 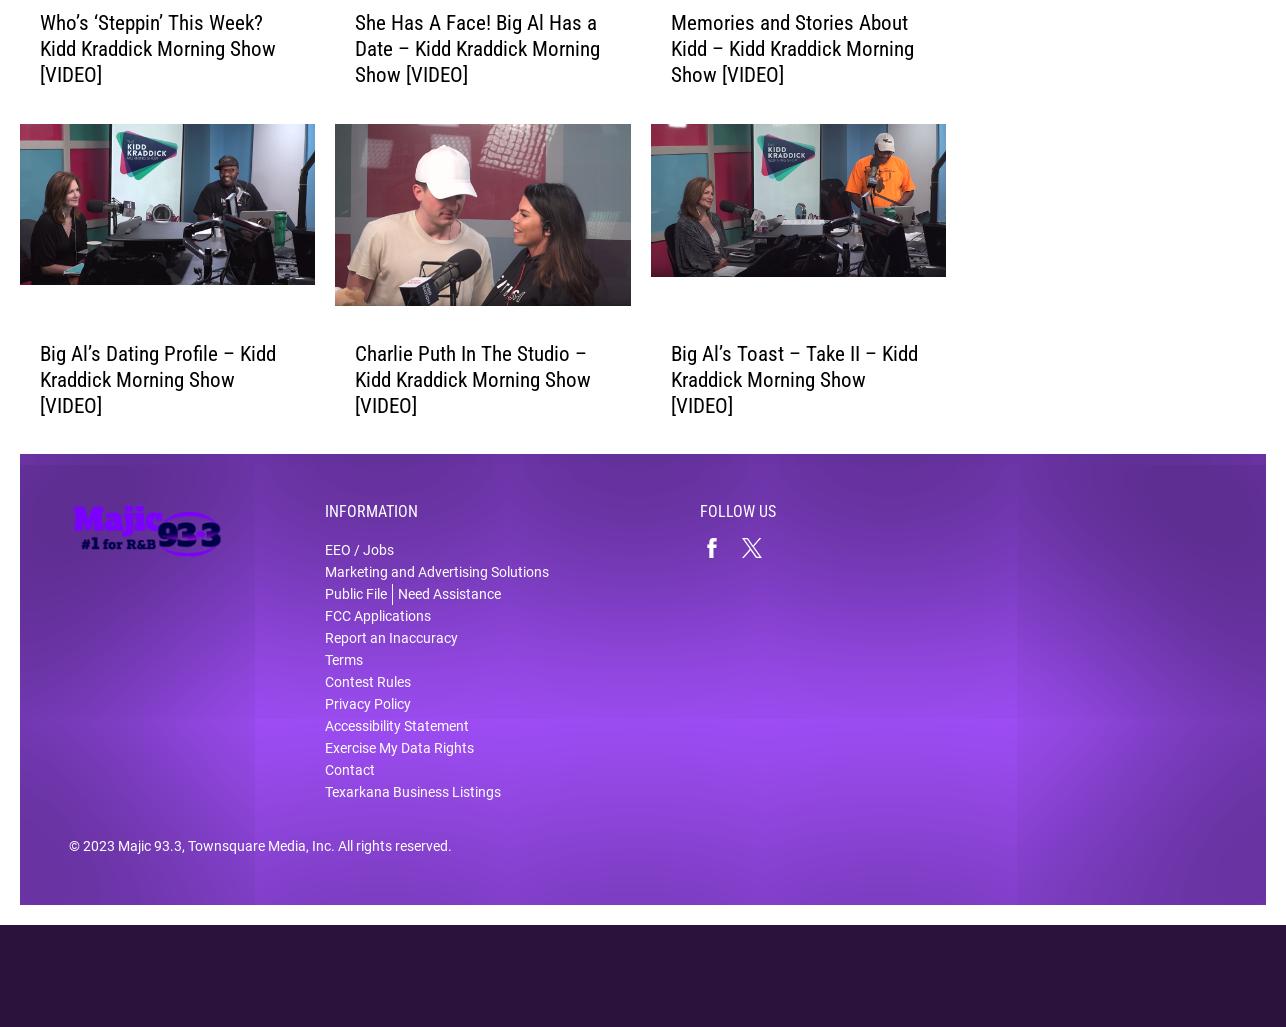 I want to click on 'Public File', so click(x=354, y=607).